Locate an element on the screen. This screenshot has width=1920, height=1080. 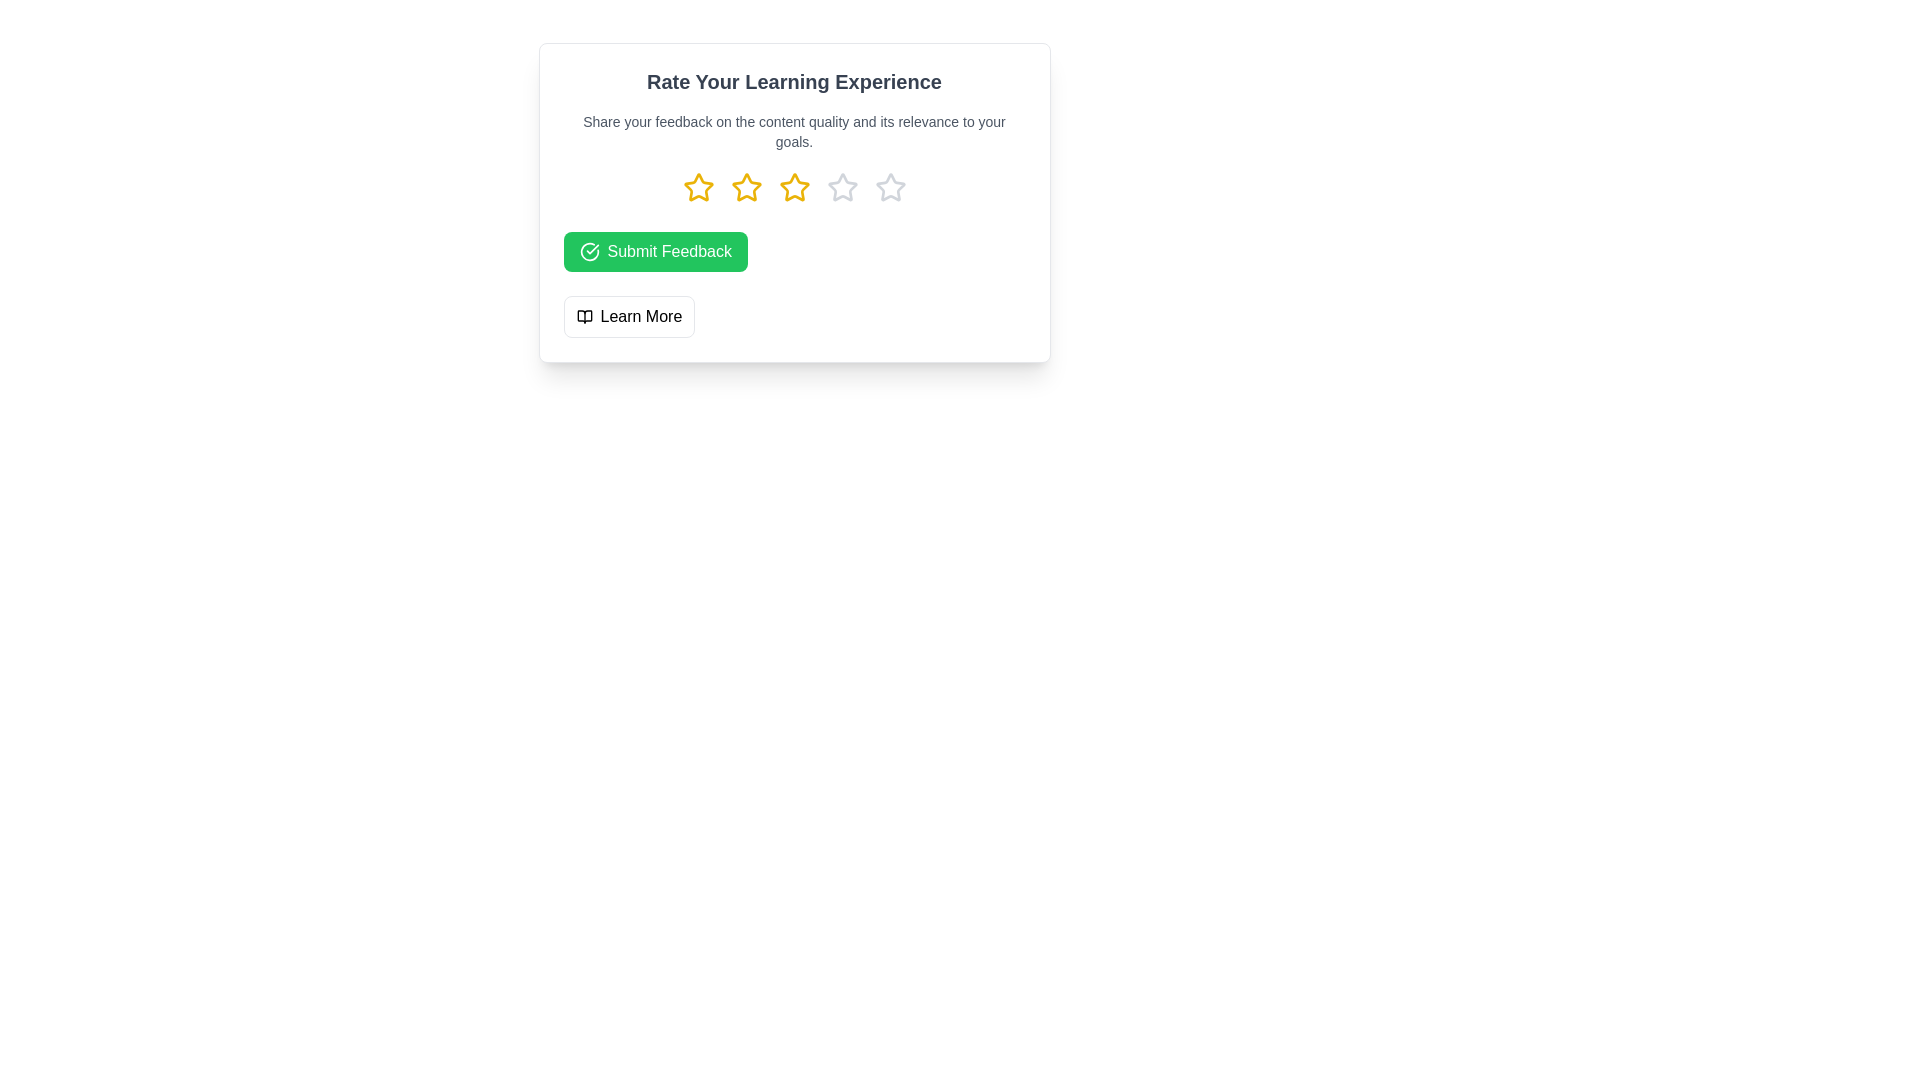
the rating to 3 stars by clicking on the corresponding star is located at coordinates (793, 188).